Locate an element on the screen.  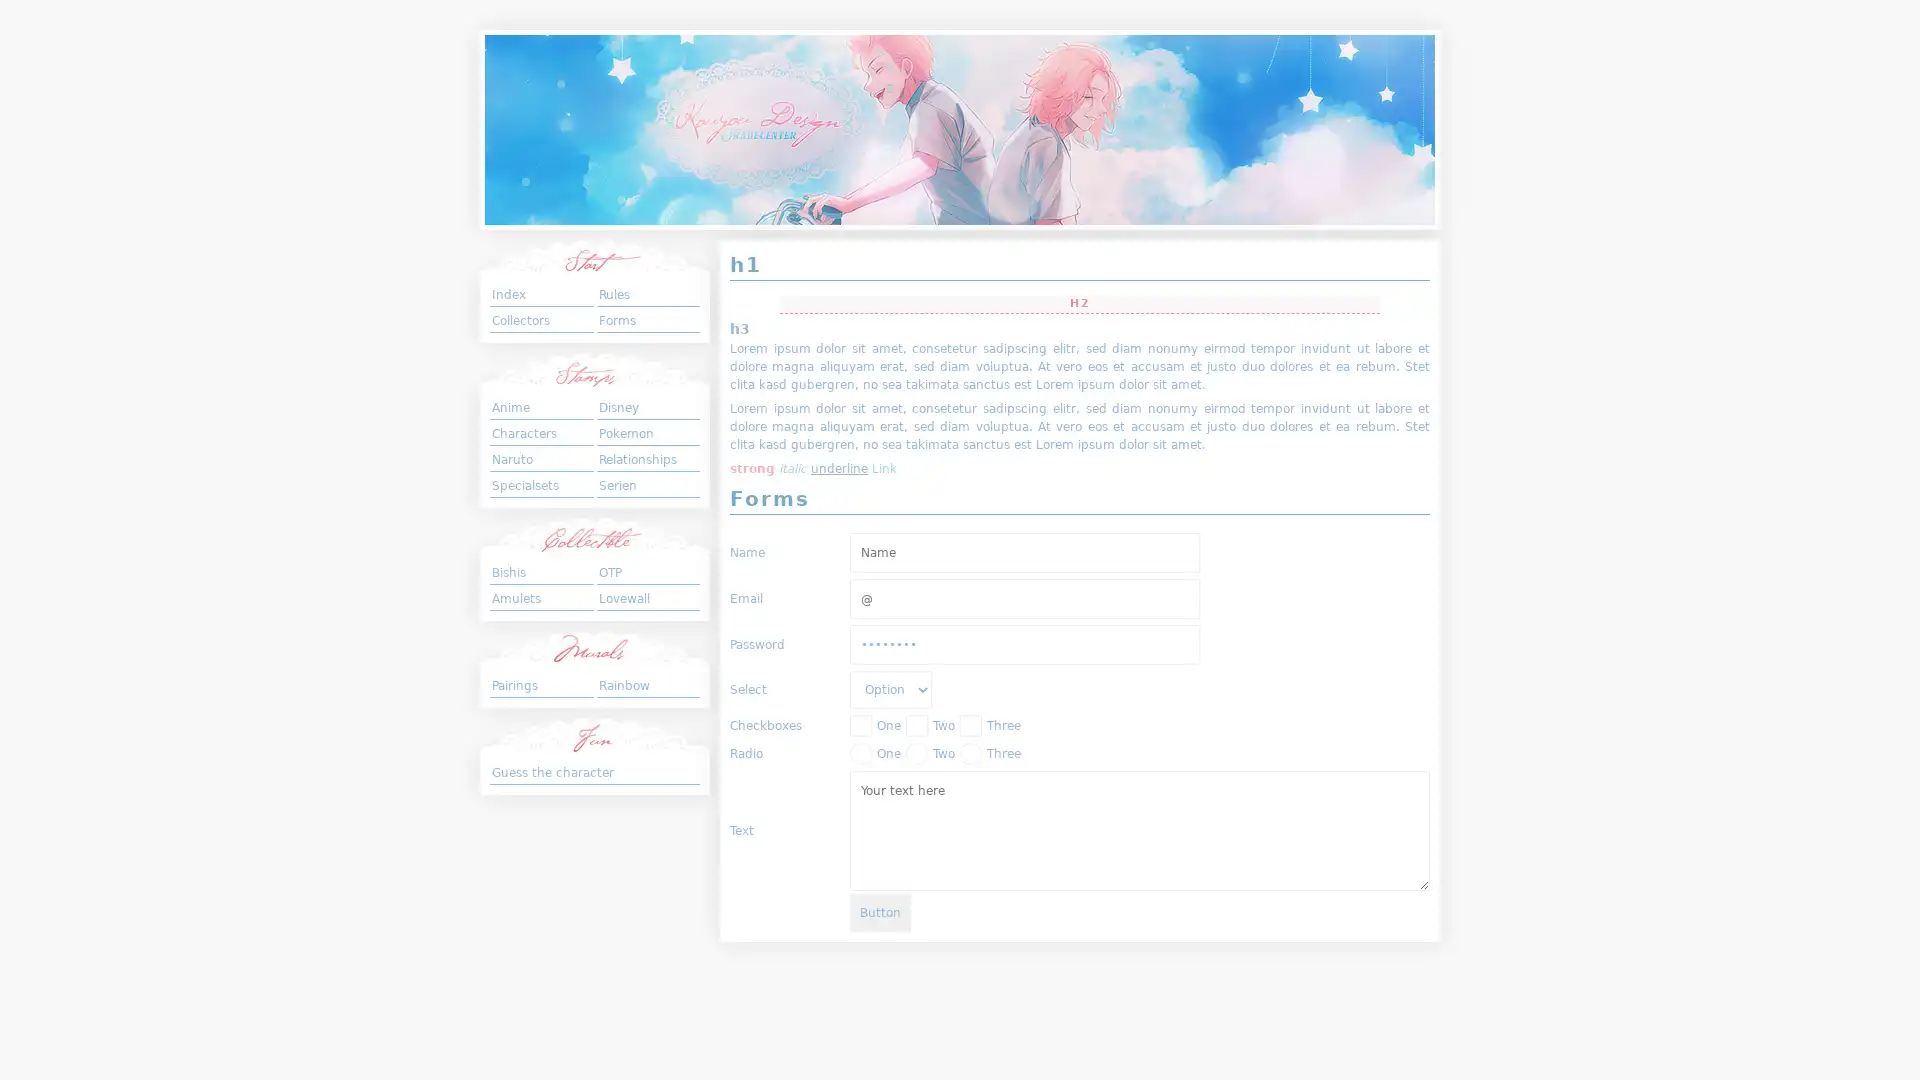
Button is located at coordinates (880, 911).